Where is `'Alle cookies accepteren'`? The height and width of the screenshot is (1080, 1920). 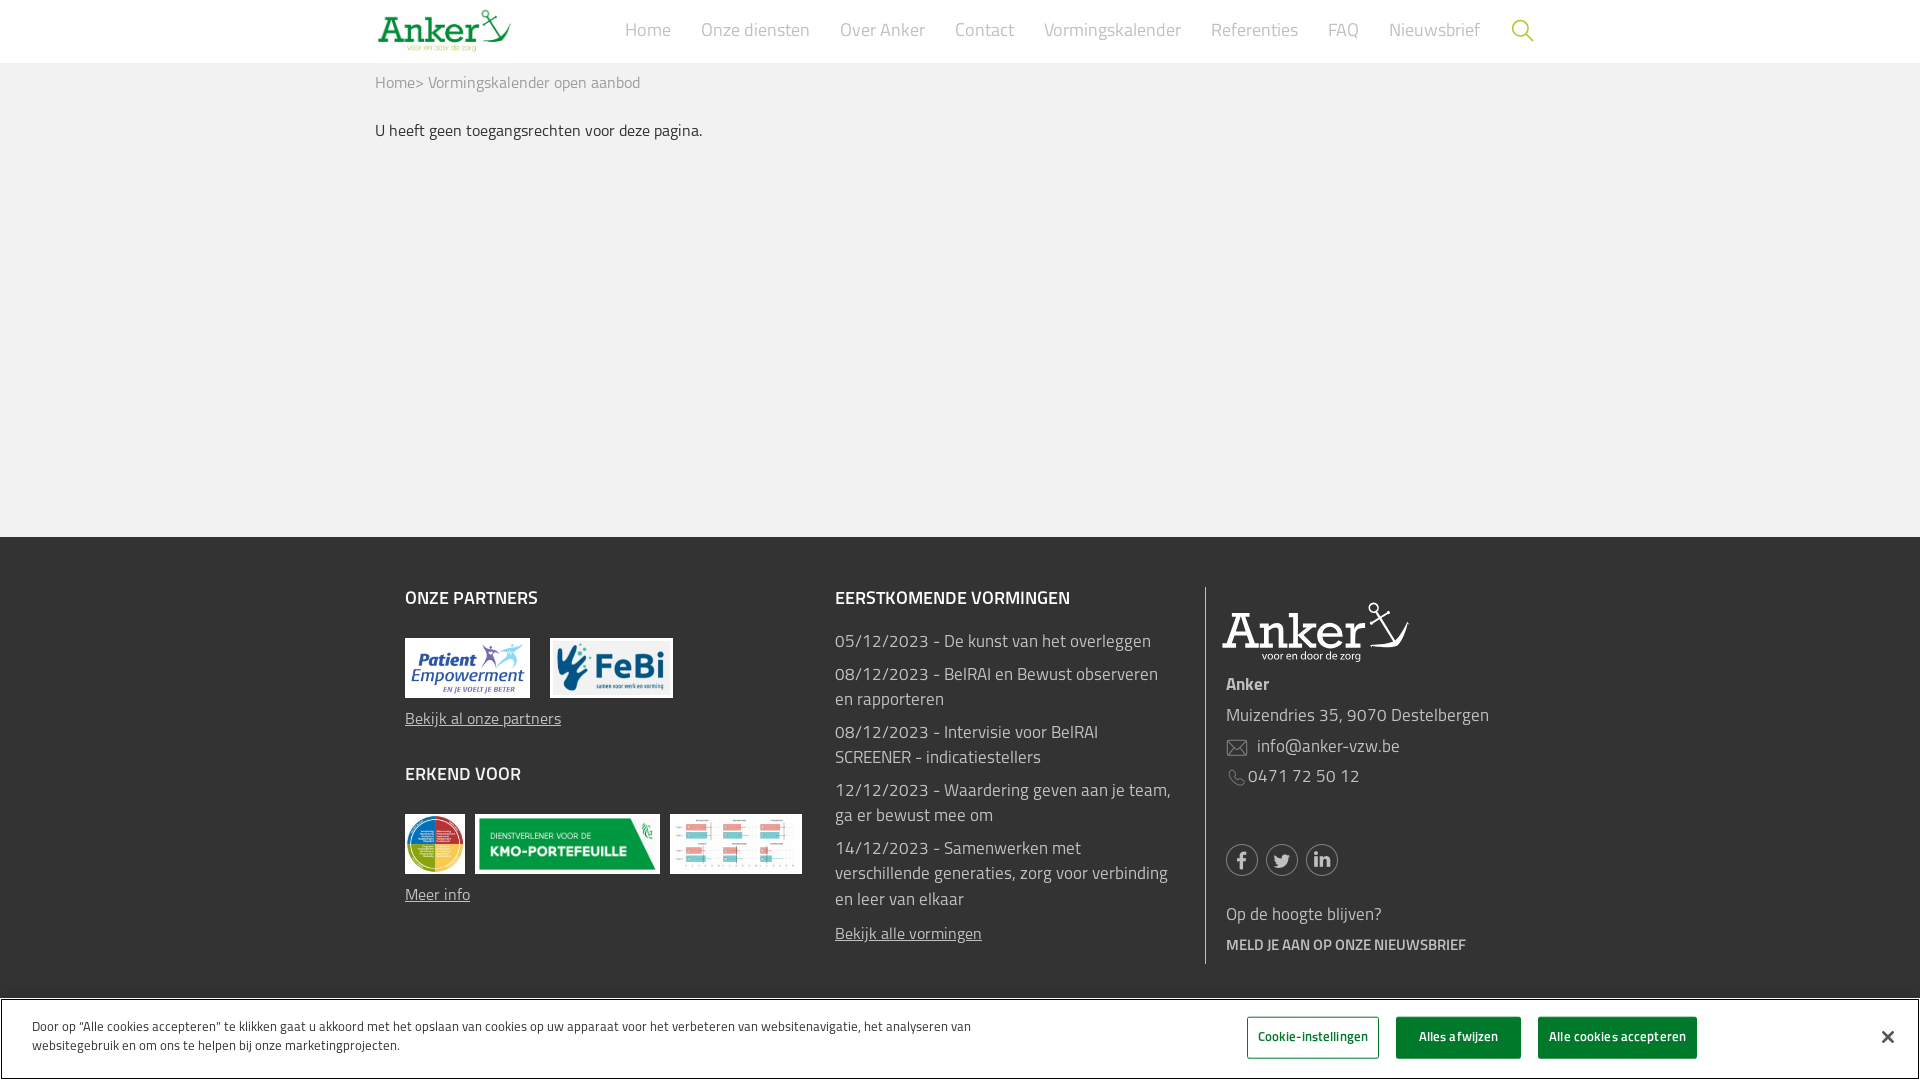 'Alle cookies accepteren' is located at coordinates (1536, 1036).